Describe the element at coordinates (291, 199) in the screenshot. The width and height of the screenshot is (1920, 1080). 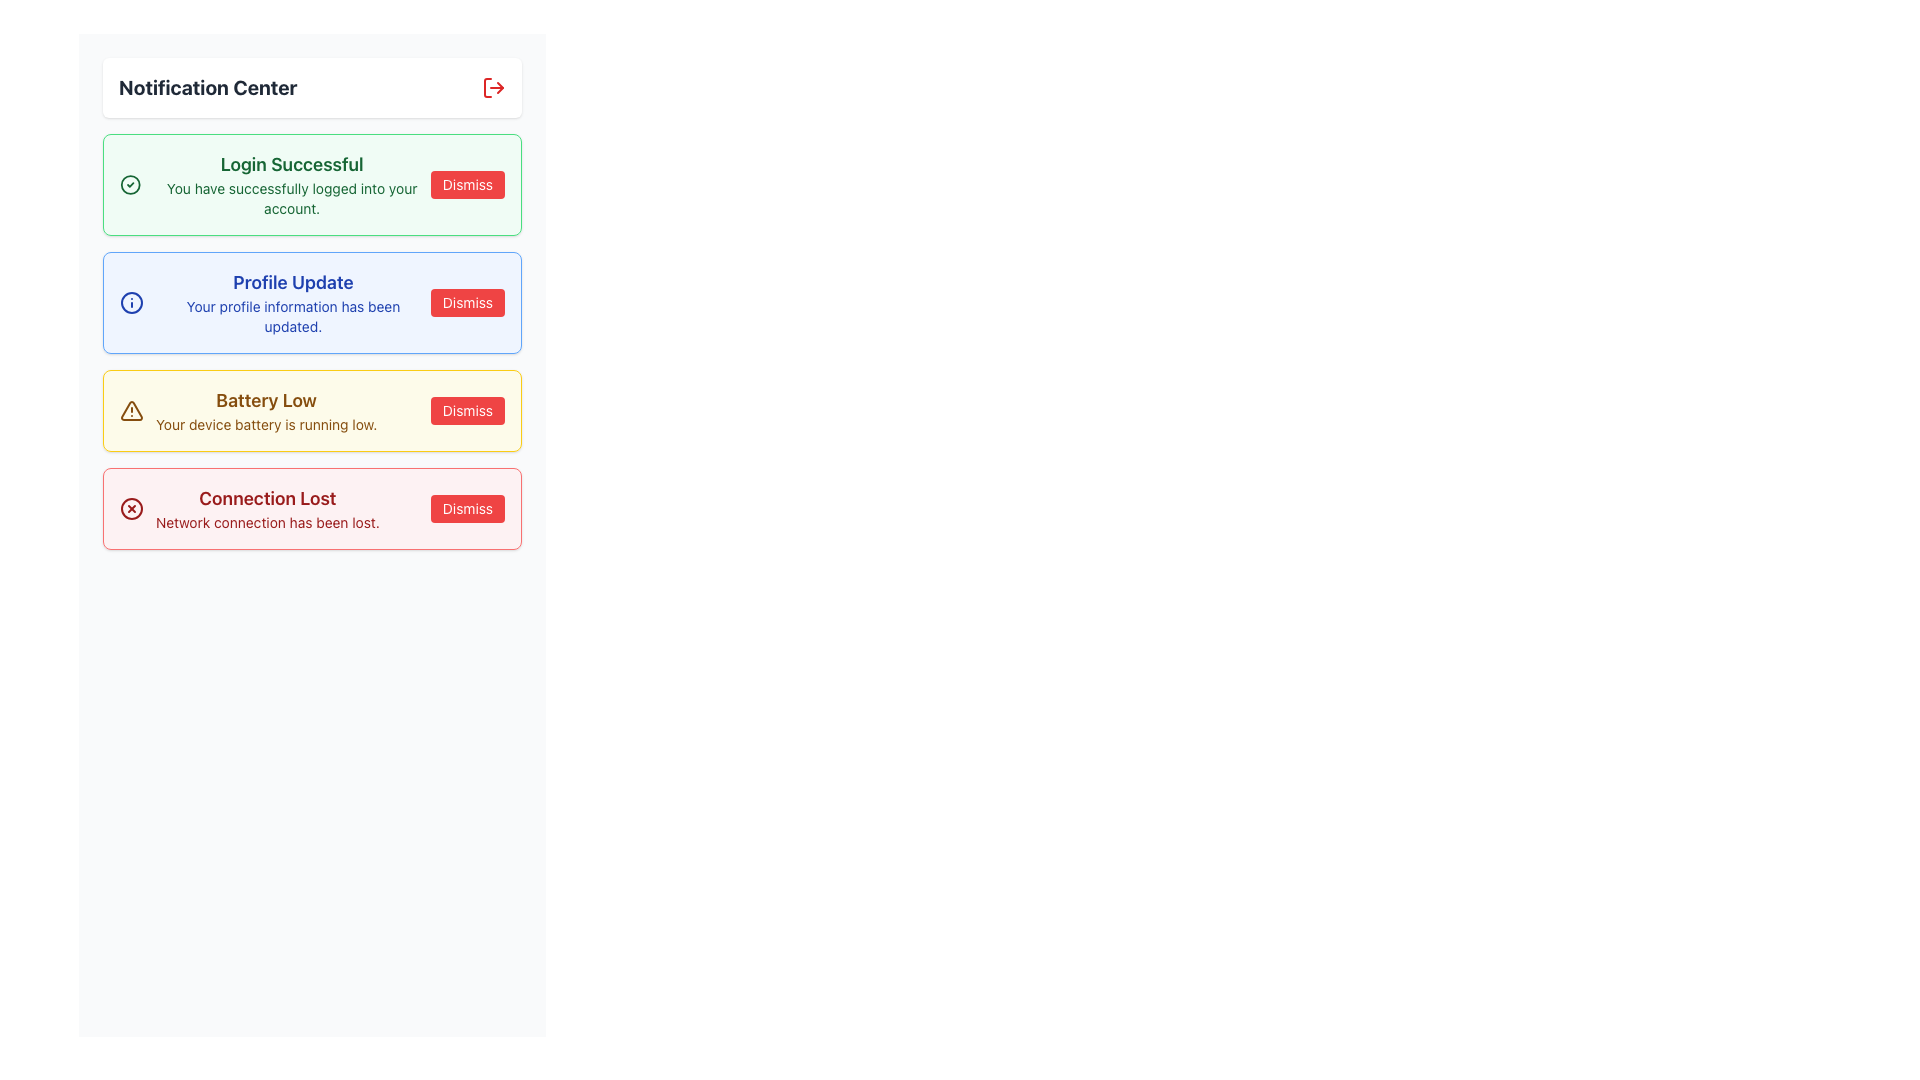
I see `the static text that reads 'You have successfully logged into your account.' which is located below the bold heading 'Login Successful.'` at that location.